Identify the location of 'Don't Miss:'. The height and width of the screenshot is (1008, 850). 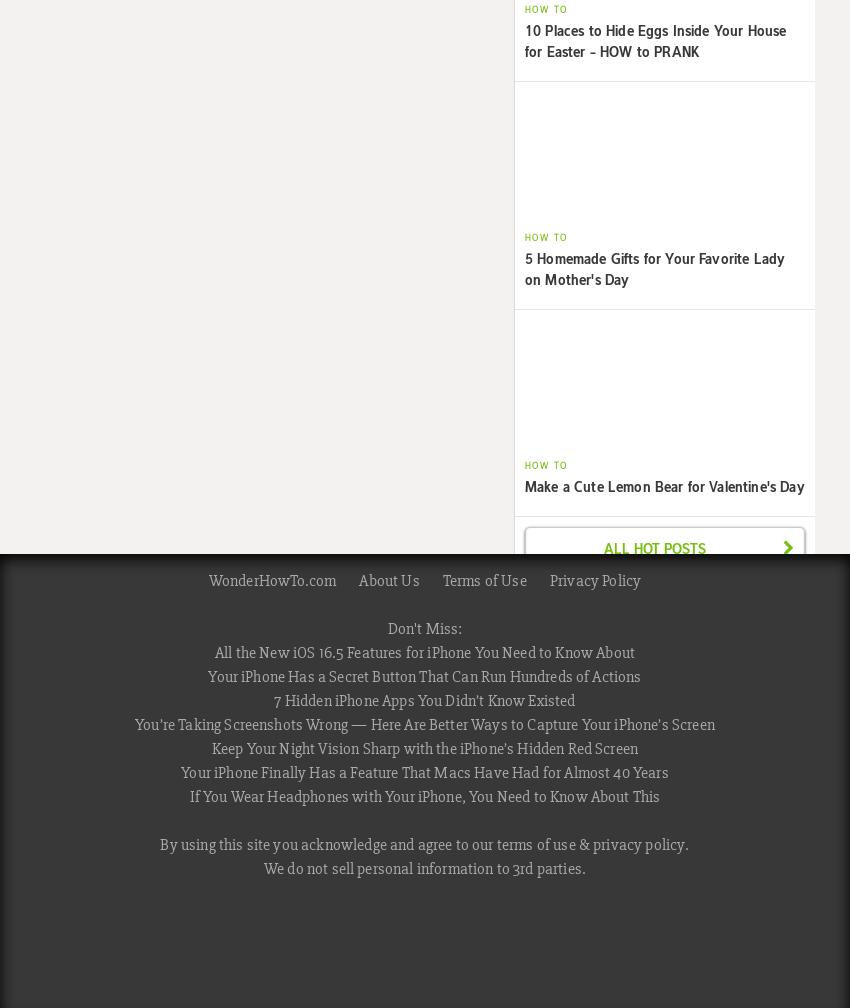
(424, 627).